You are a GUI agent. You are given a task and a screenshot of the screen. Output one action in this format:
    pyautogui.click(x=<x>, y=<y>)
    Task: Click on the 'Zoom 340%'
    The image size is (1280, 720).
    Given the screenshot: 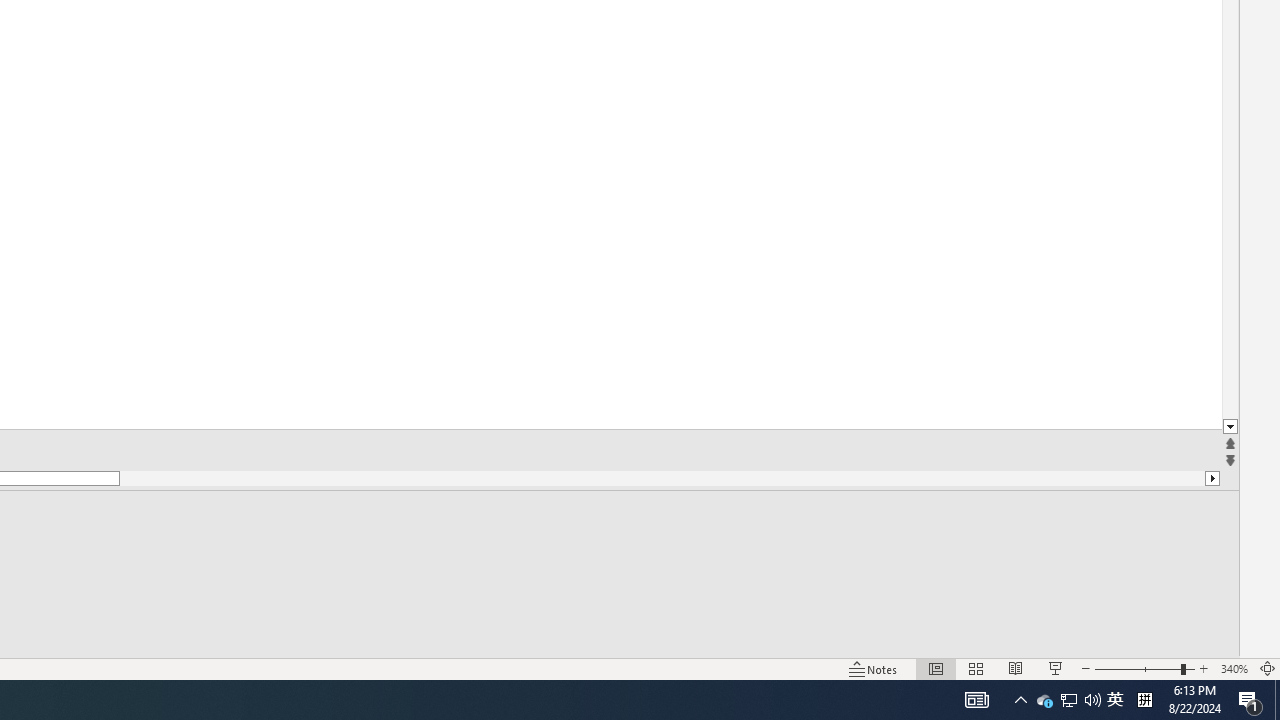 What is the action you would take?
    pyautogui.click(x=1233, y=669)
    